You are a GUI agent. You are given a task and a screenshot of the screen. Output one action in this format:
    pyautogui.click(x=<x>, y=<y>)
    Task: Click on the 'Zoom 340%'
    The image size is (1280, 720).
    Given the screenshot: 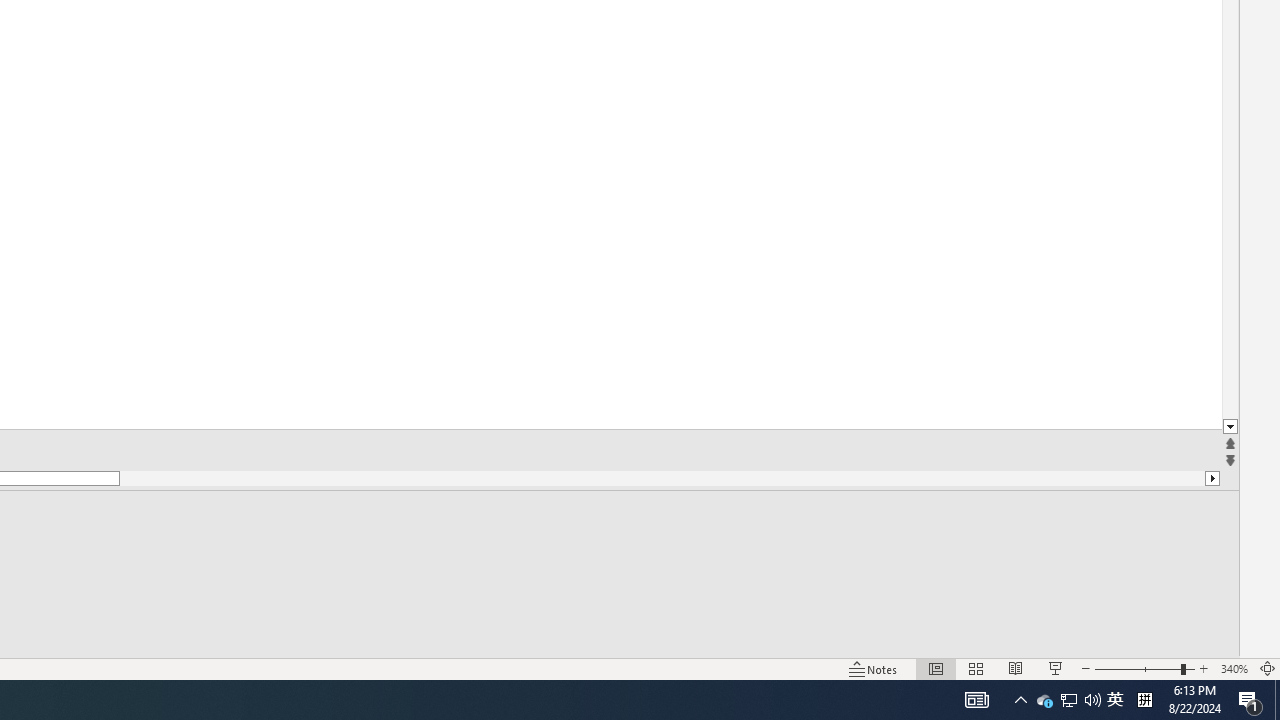 What is the action you would take?
    pyautogui.click(x=1233, y=669)
    